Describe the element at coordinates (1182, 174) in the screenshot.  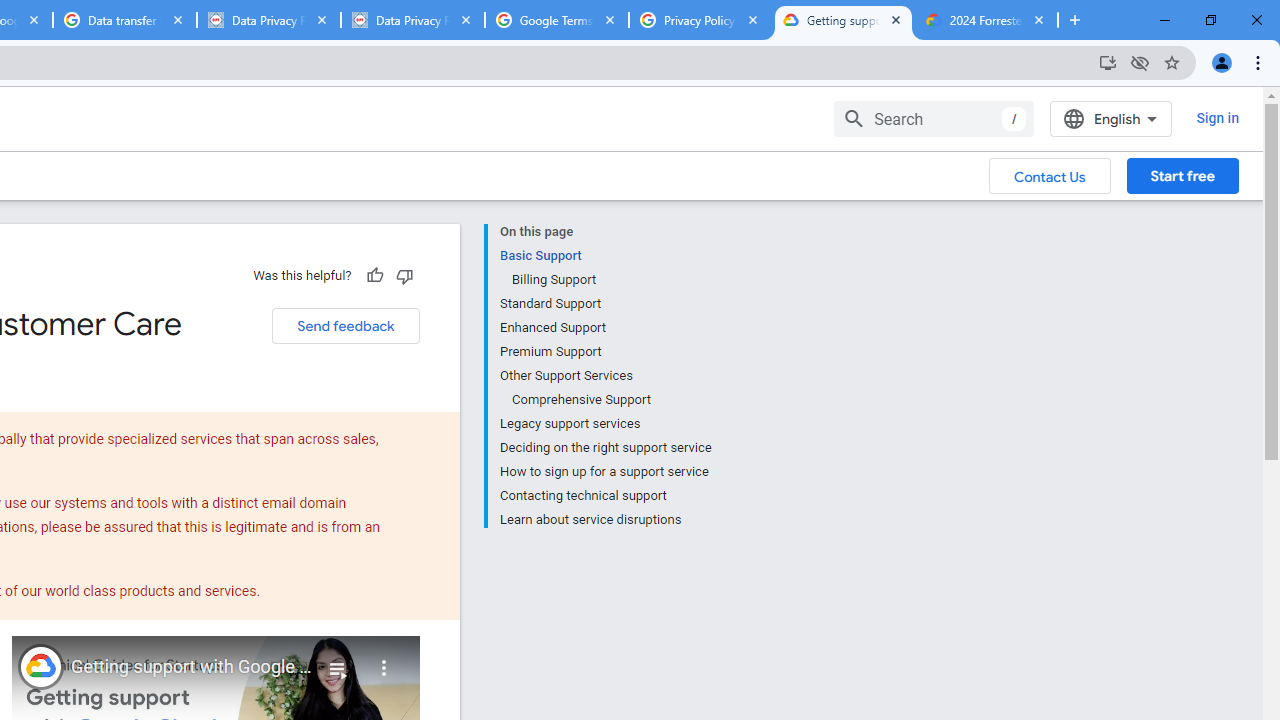
I see `'Start free'` at that location.